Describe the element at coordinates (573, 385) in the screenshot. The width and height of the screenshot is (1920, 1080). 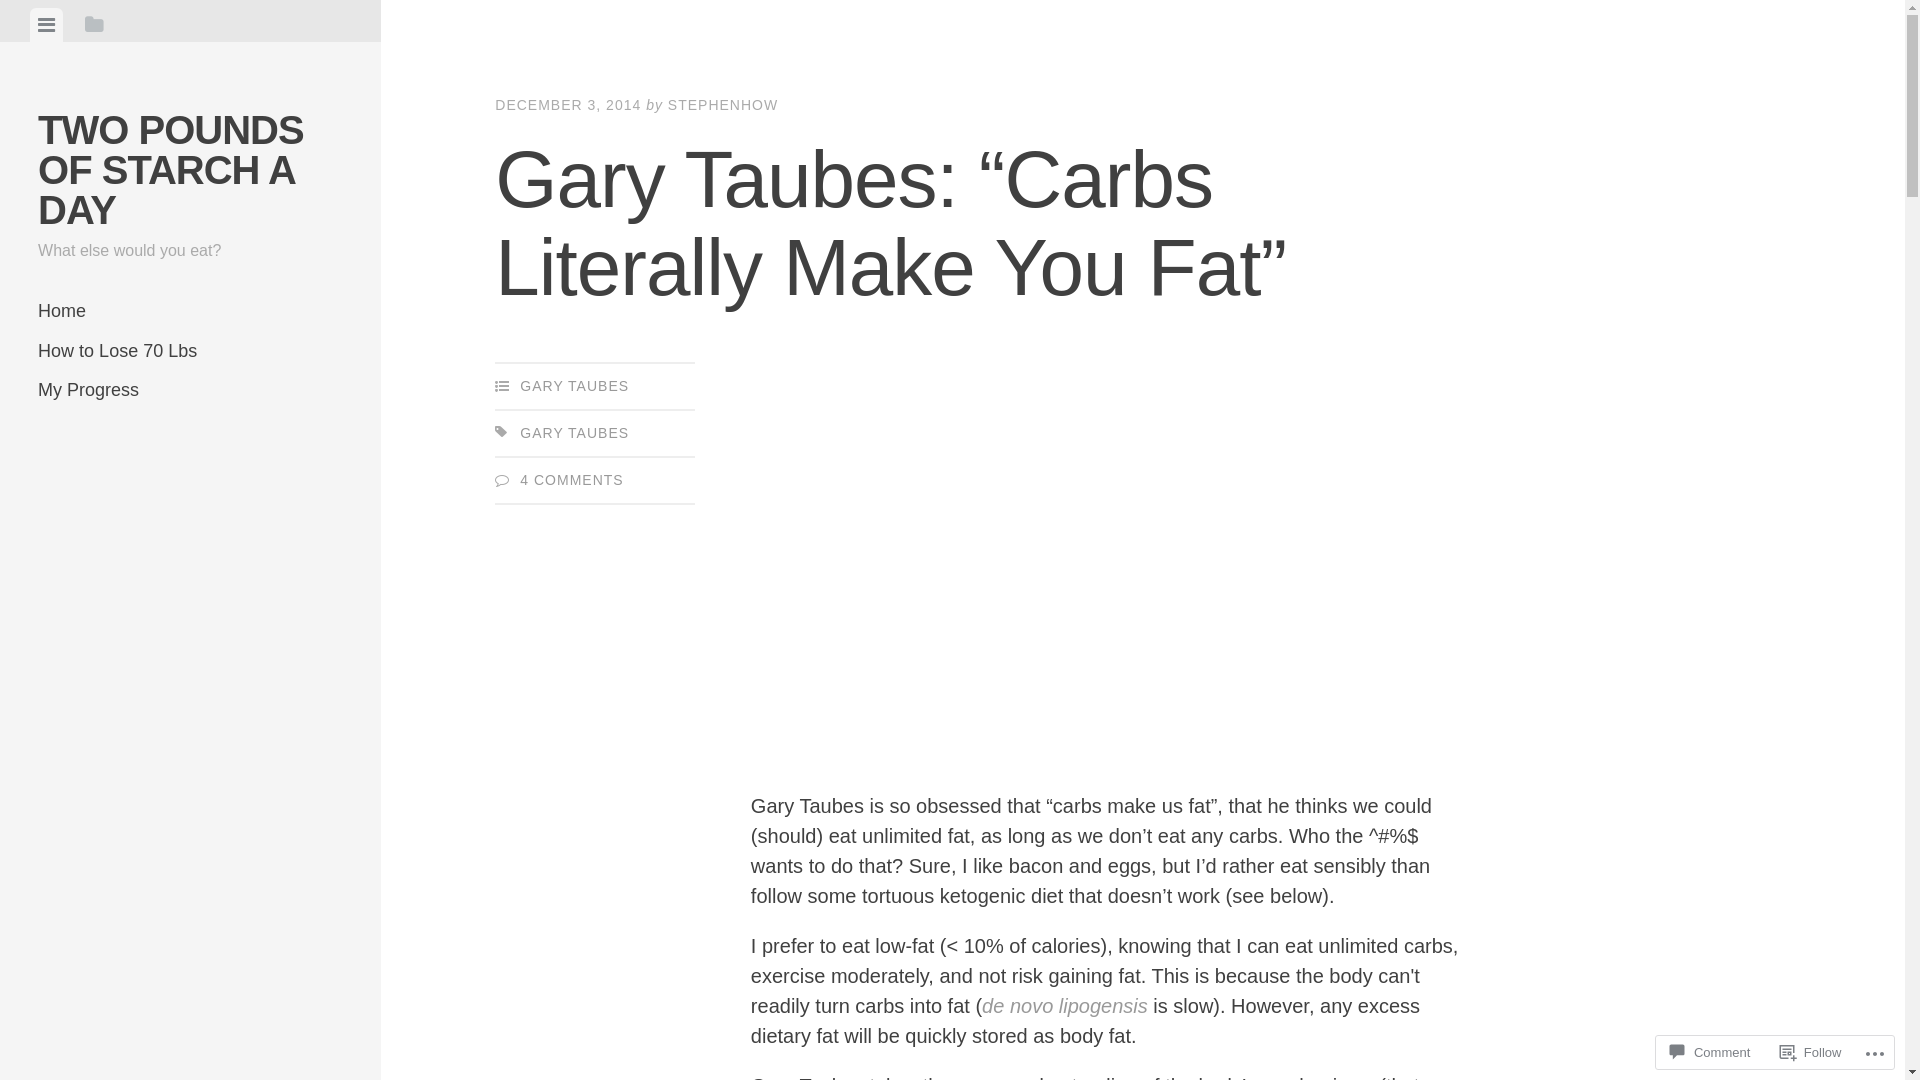
I see `'GARY TAUBES'` at that location.